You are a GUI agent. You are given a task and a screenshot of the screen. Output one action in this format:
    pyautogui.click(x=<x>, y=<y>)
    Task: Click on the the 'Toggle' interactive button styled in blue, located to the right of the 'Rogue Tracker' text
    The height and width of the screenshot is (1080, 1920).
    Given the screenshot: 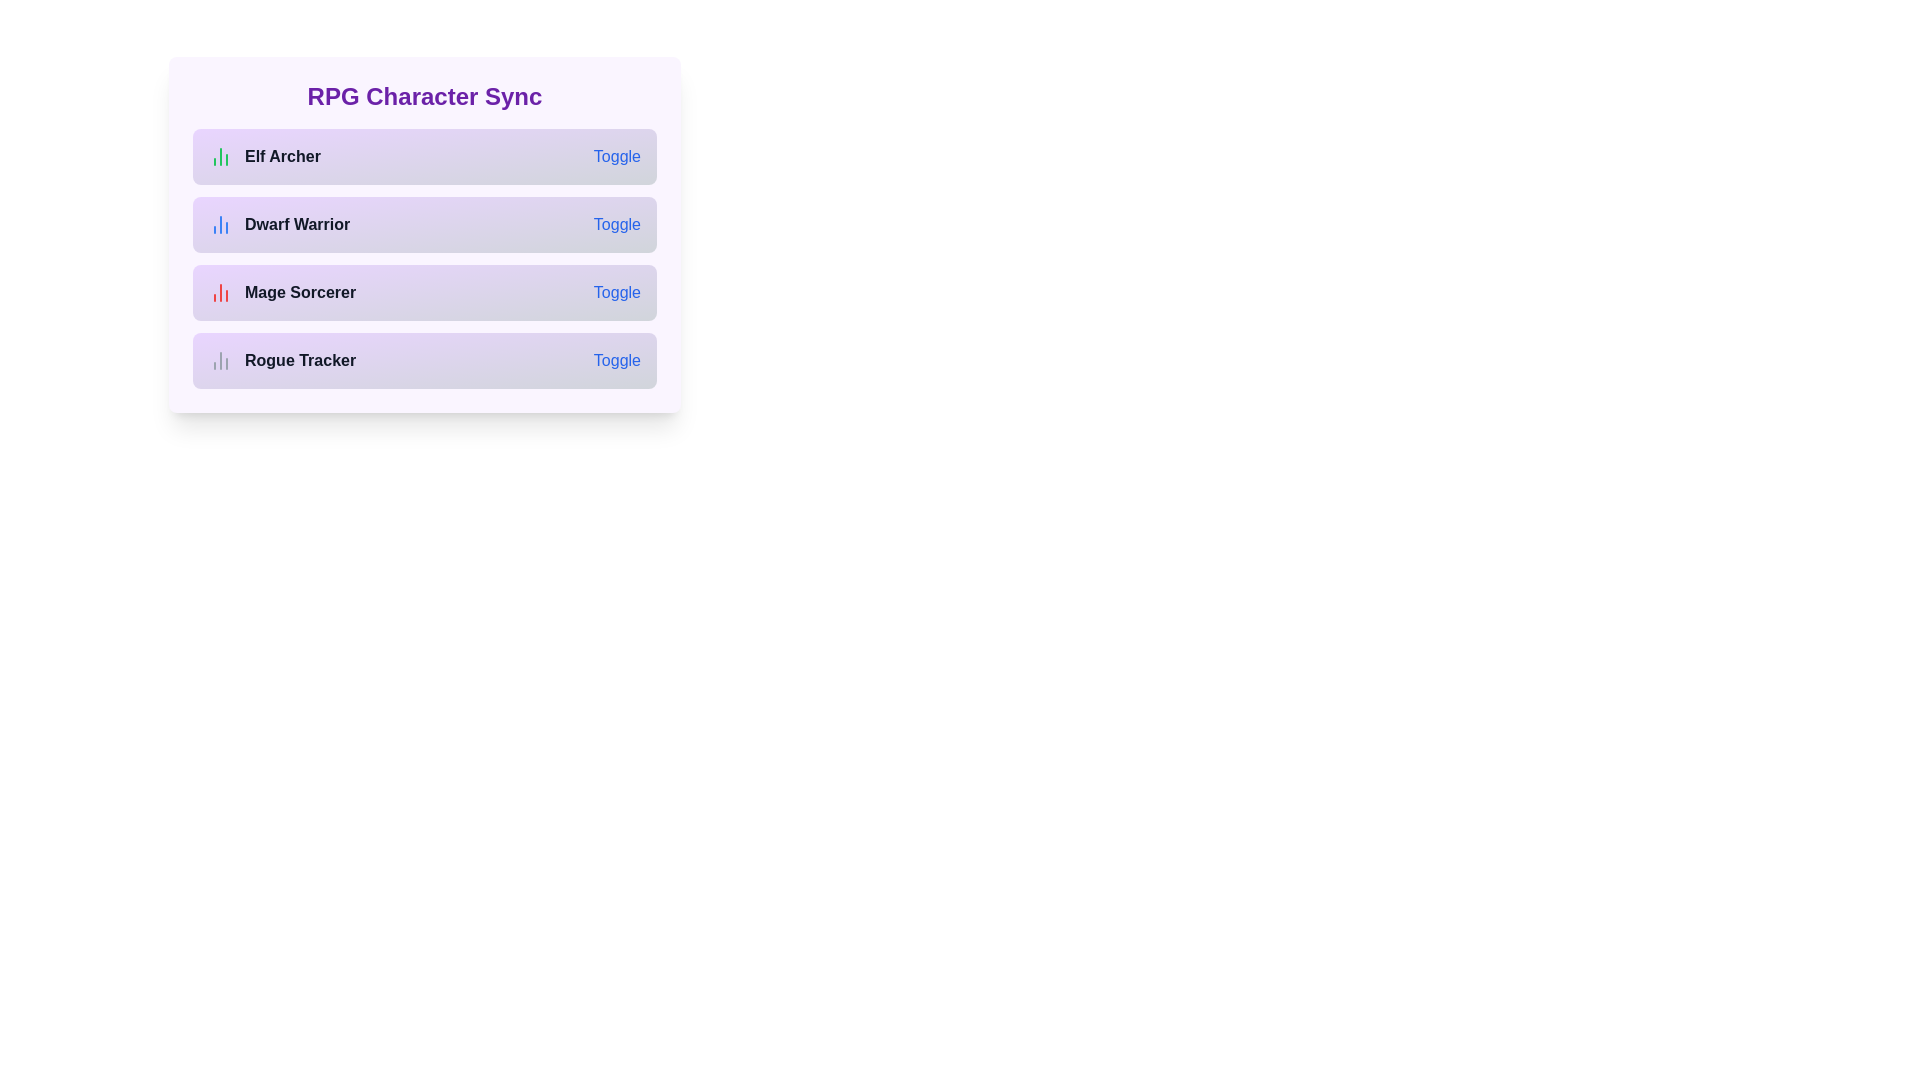 What is the action you would take?
    pyautogui.click(x=616, y=361)
    